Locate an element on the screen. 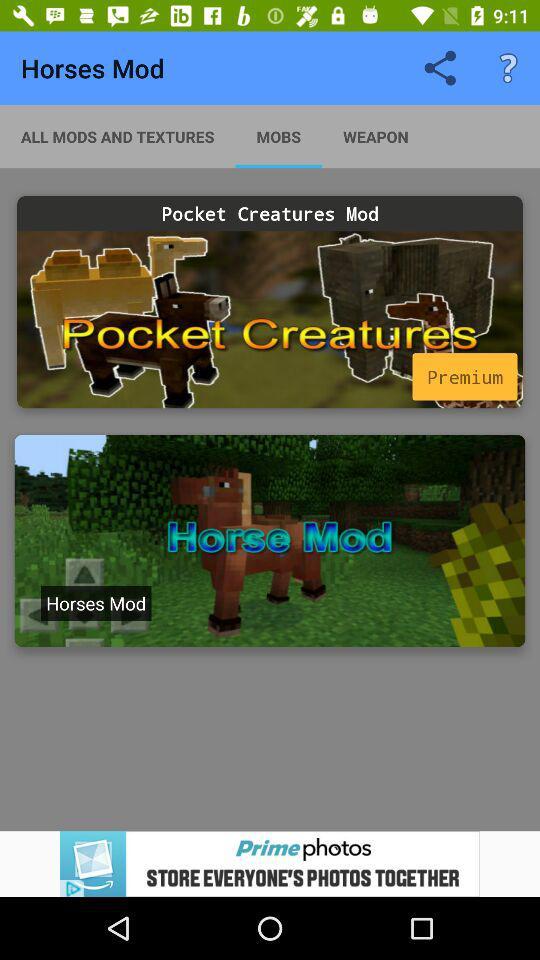  advertisement pocket creatures mod is located at coordinates (270, 319).